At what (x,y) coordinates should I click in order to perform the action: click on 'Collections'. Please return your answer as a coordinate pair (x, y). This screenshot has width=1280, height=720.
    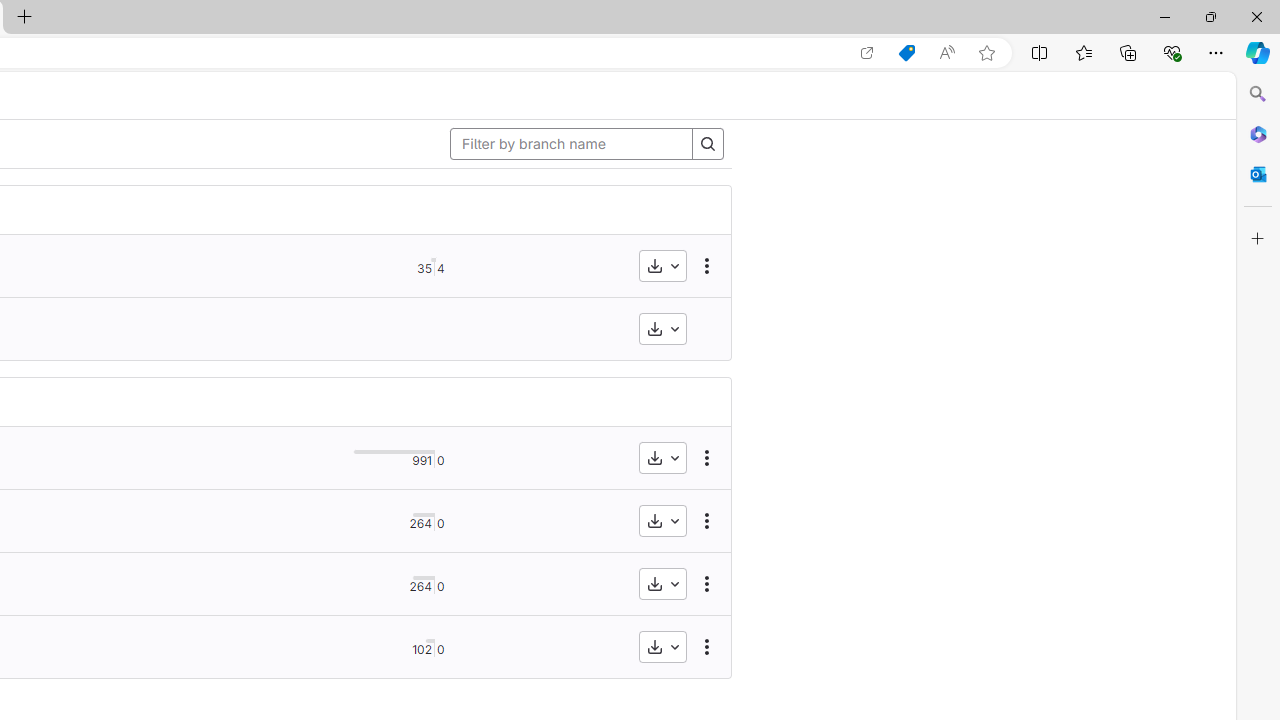
    Looking at the image, I should click on (1128, 51).